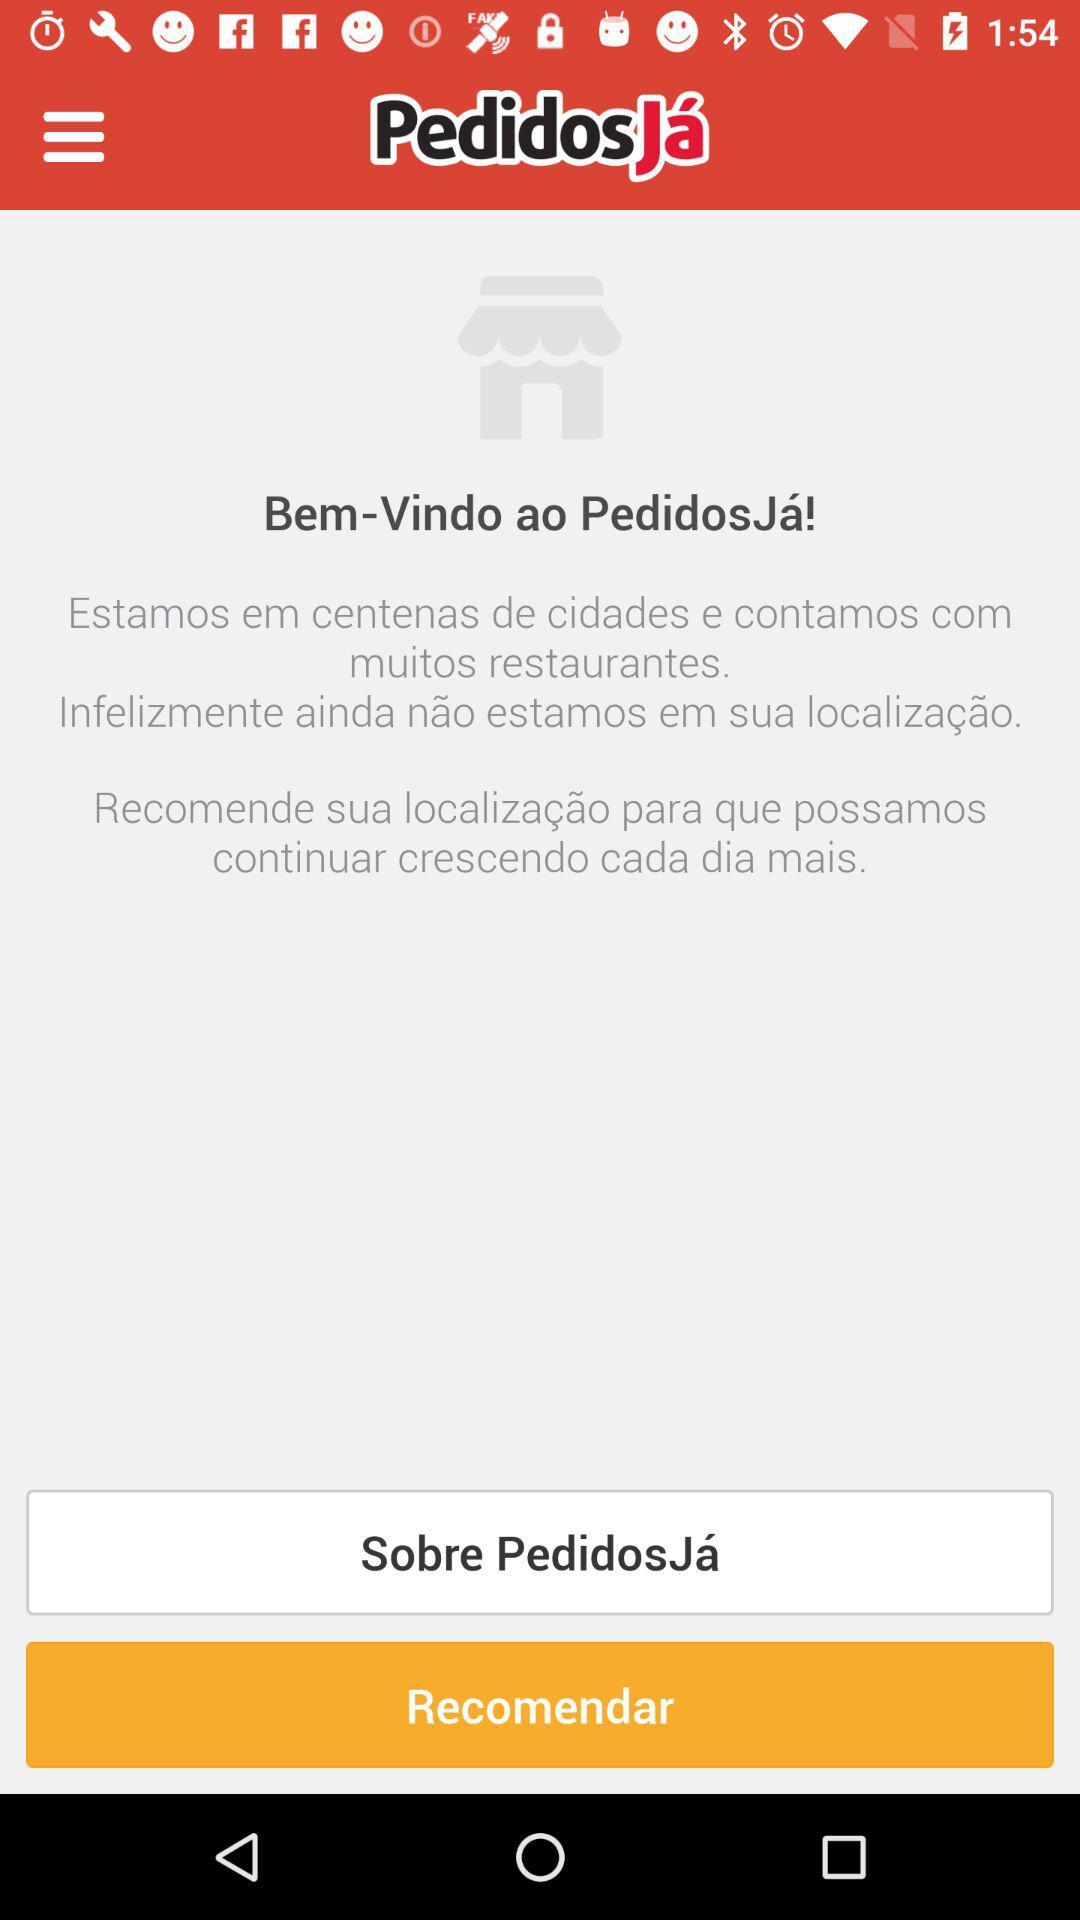 Image resolution: width=1080 pixels, height=1920 pixels. What do you see at coordinates (540, 1703) in the screenshot?
I see `recomendar icon` at bounding box center [540, 1703].